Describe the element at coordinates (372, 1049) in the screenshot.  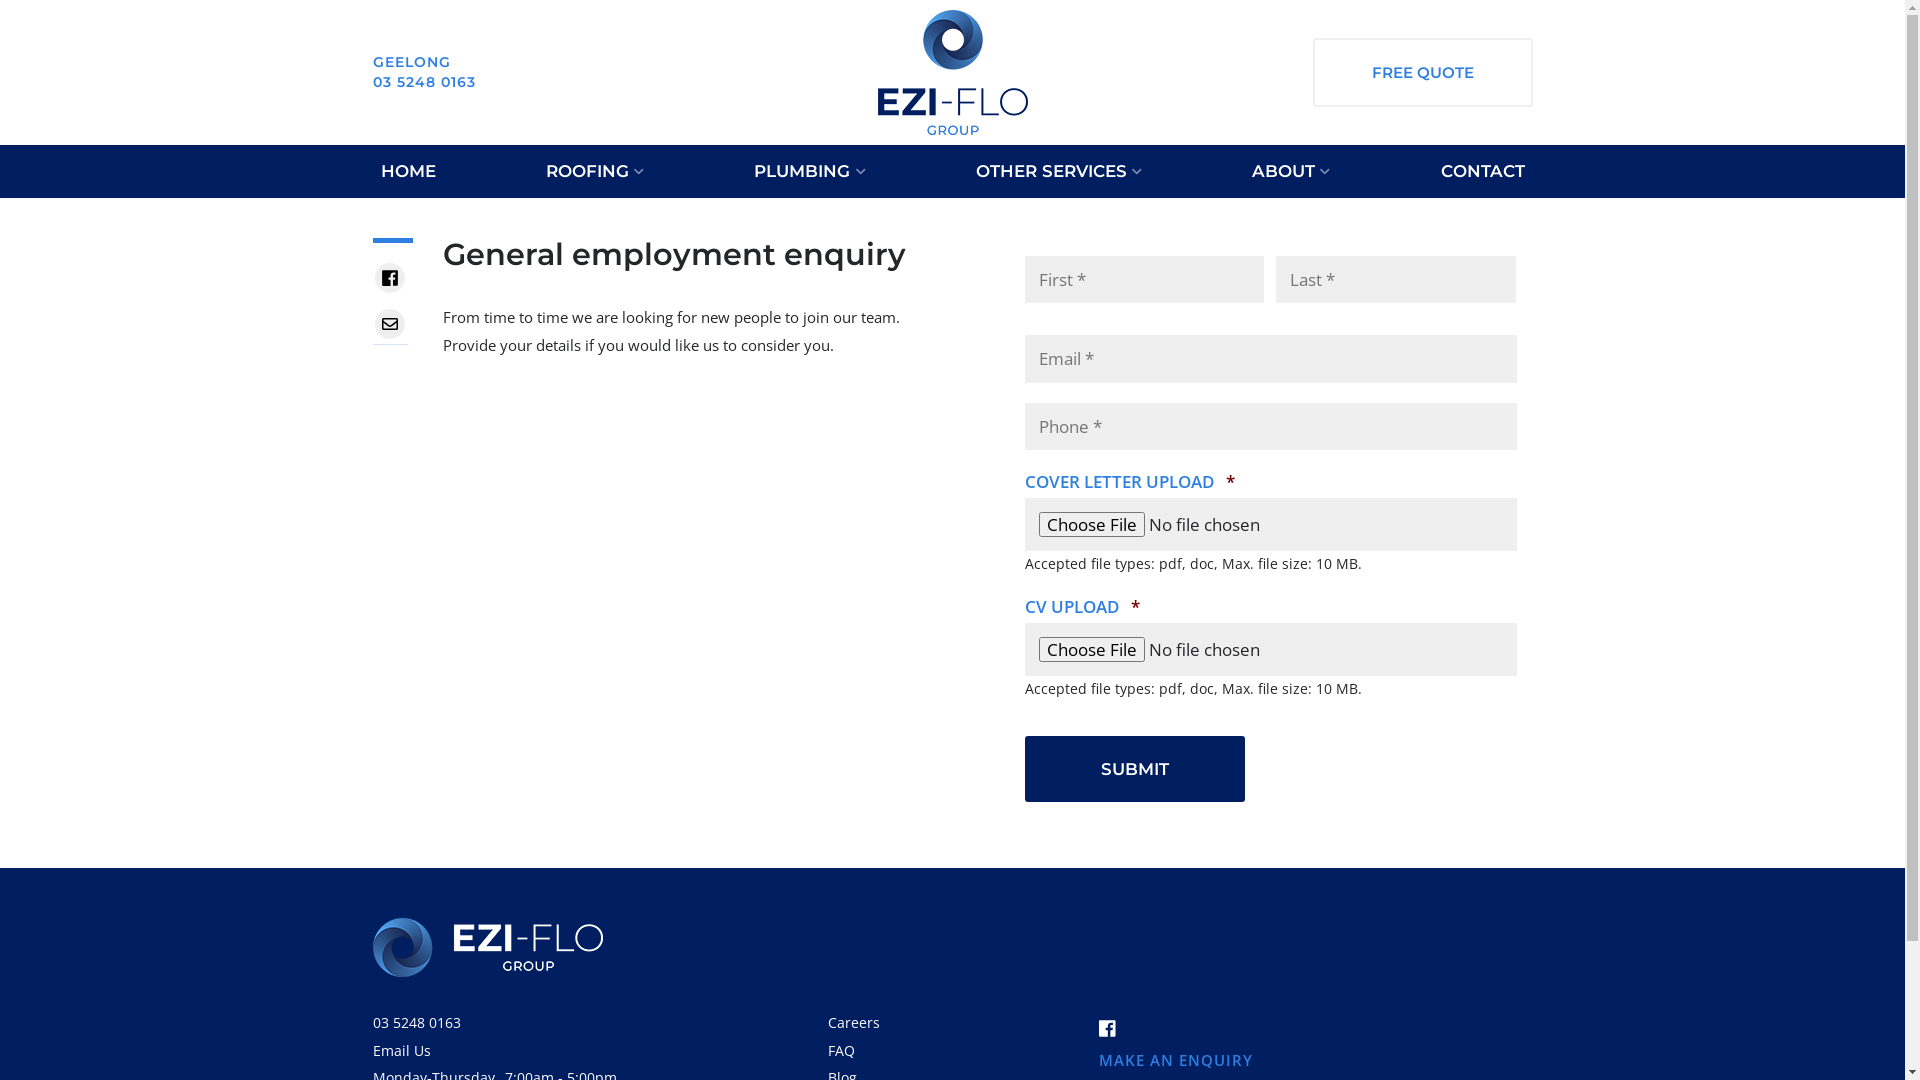
I see `'Email Us'` at that location.